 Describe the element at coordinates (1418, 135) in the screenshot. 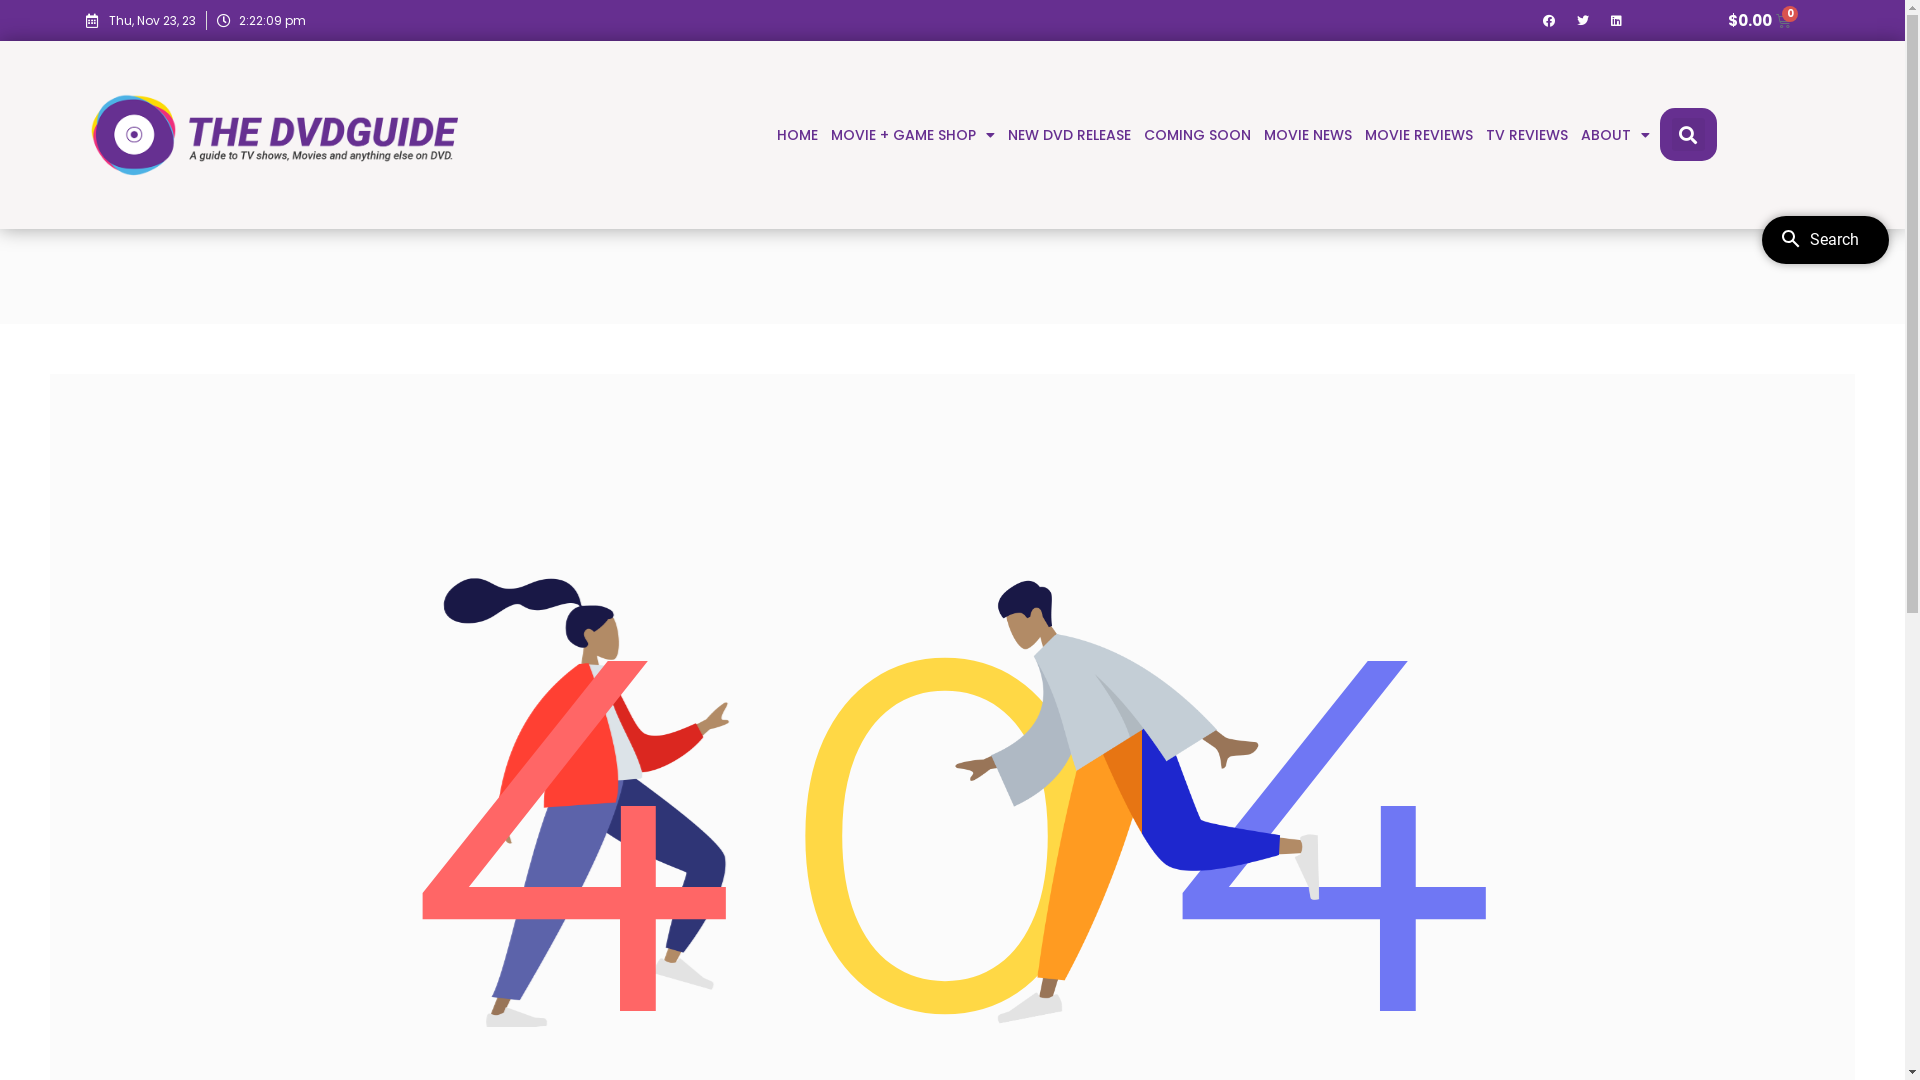

I see `'MOVIE REVIEWS'` at that location.